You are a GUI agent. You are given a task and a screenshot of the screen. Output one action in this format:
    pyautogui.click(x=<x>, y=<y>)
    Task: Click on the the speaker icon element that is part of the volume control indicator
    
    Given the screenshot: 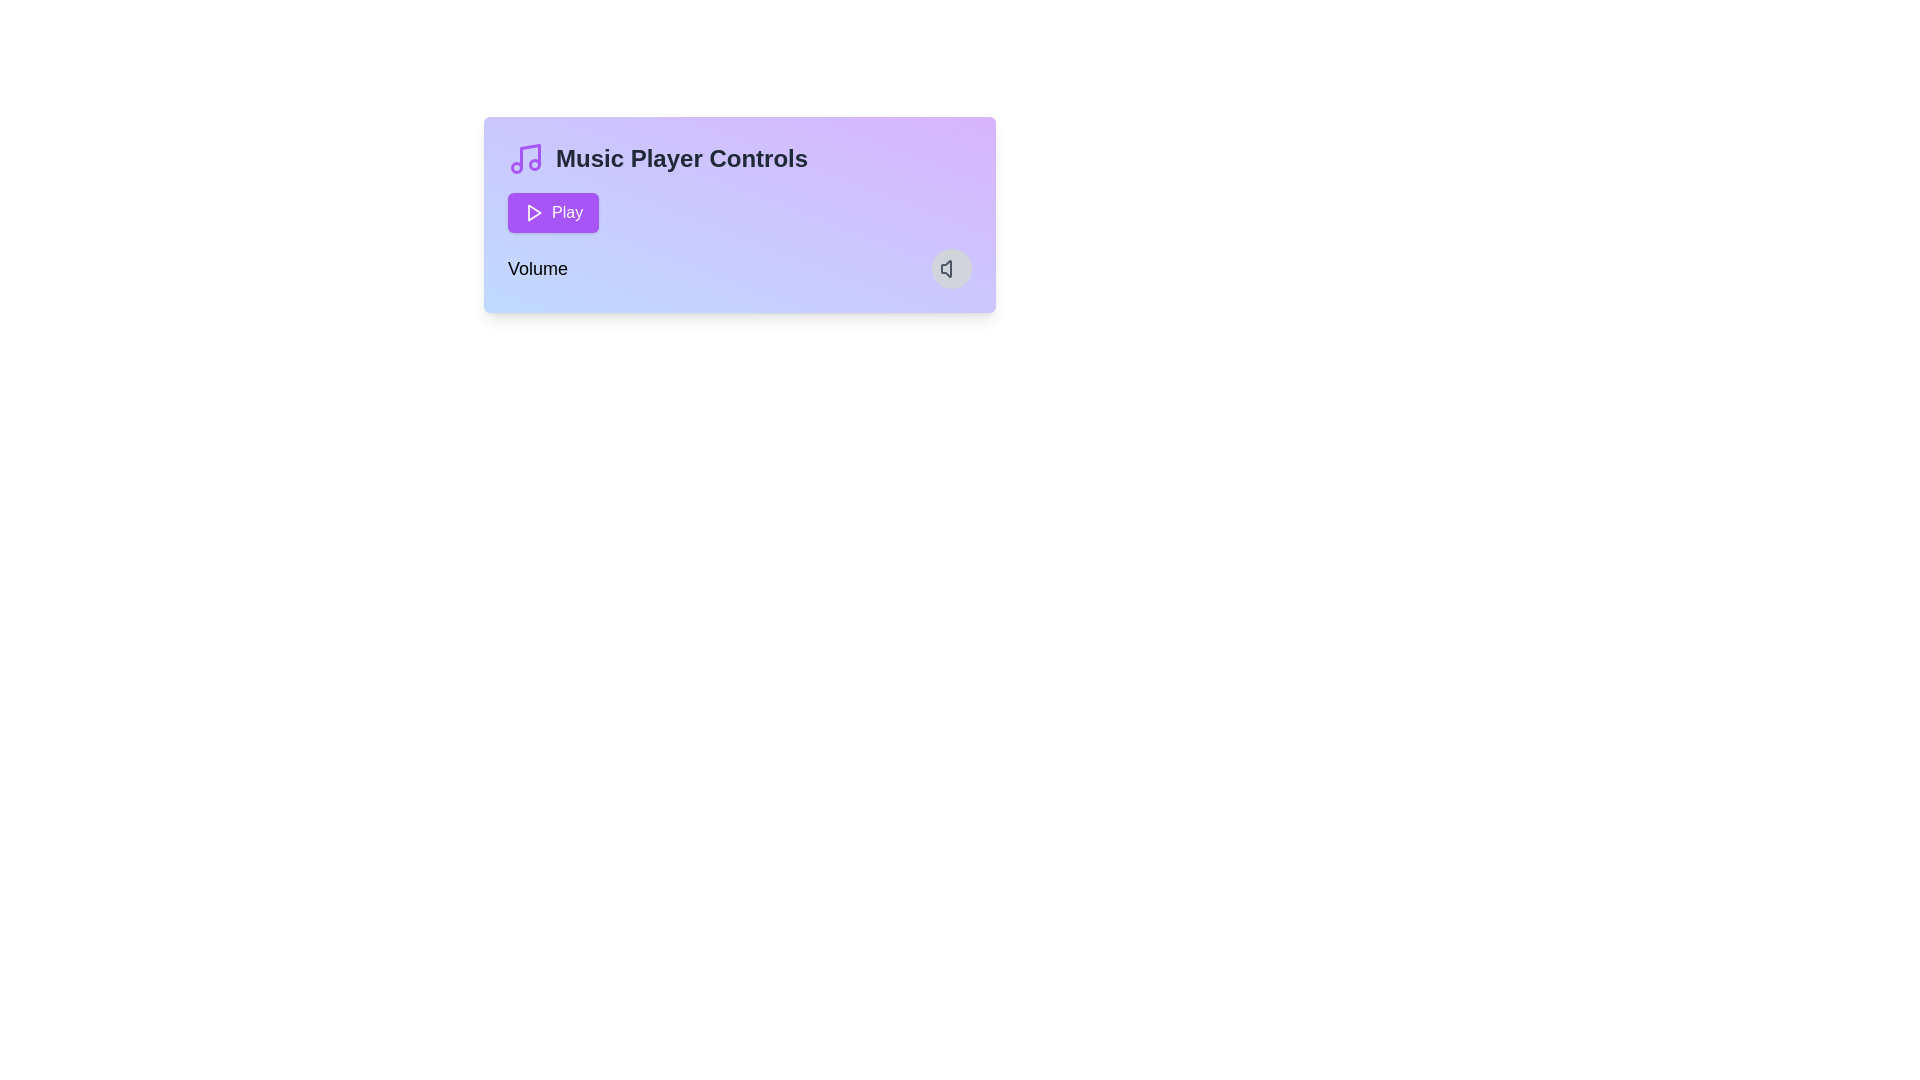 What is the action you would take?
    pyautogui.click(x=945, y=268)
    